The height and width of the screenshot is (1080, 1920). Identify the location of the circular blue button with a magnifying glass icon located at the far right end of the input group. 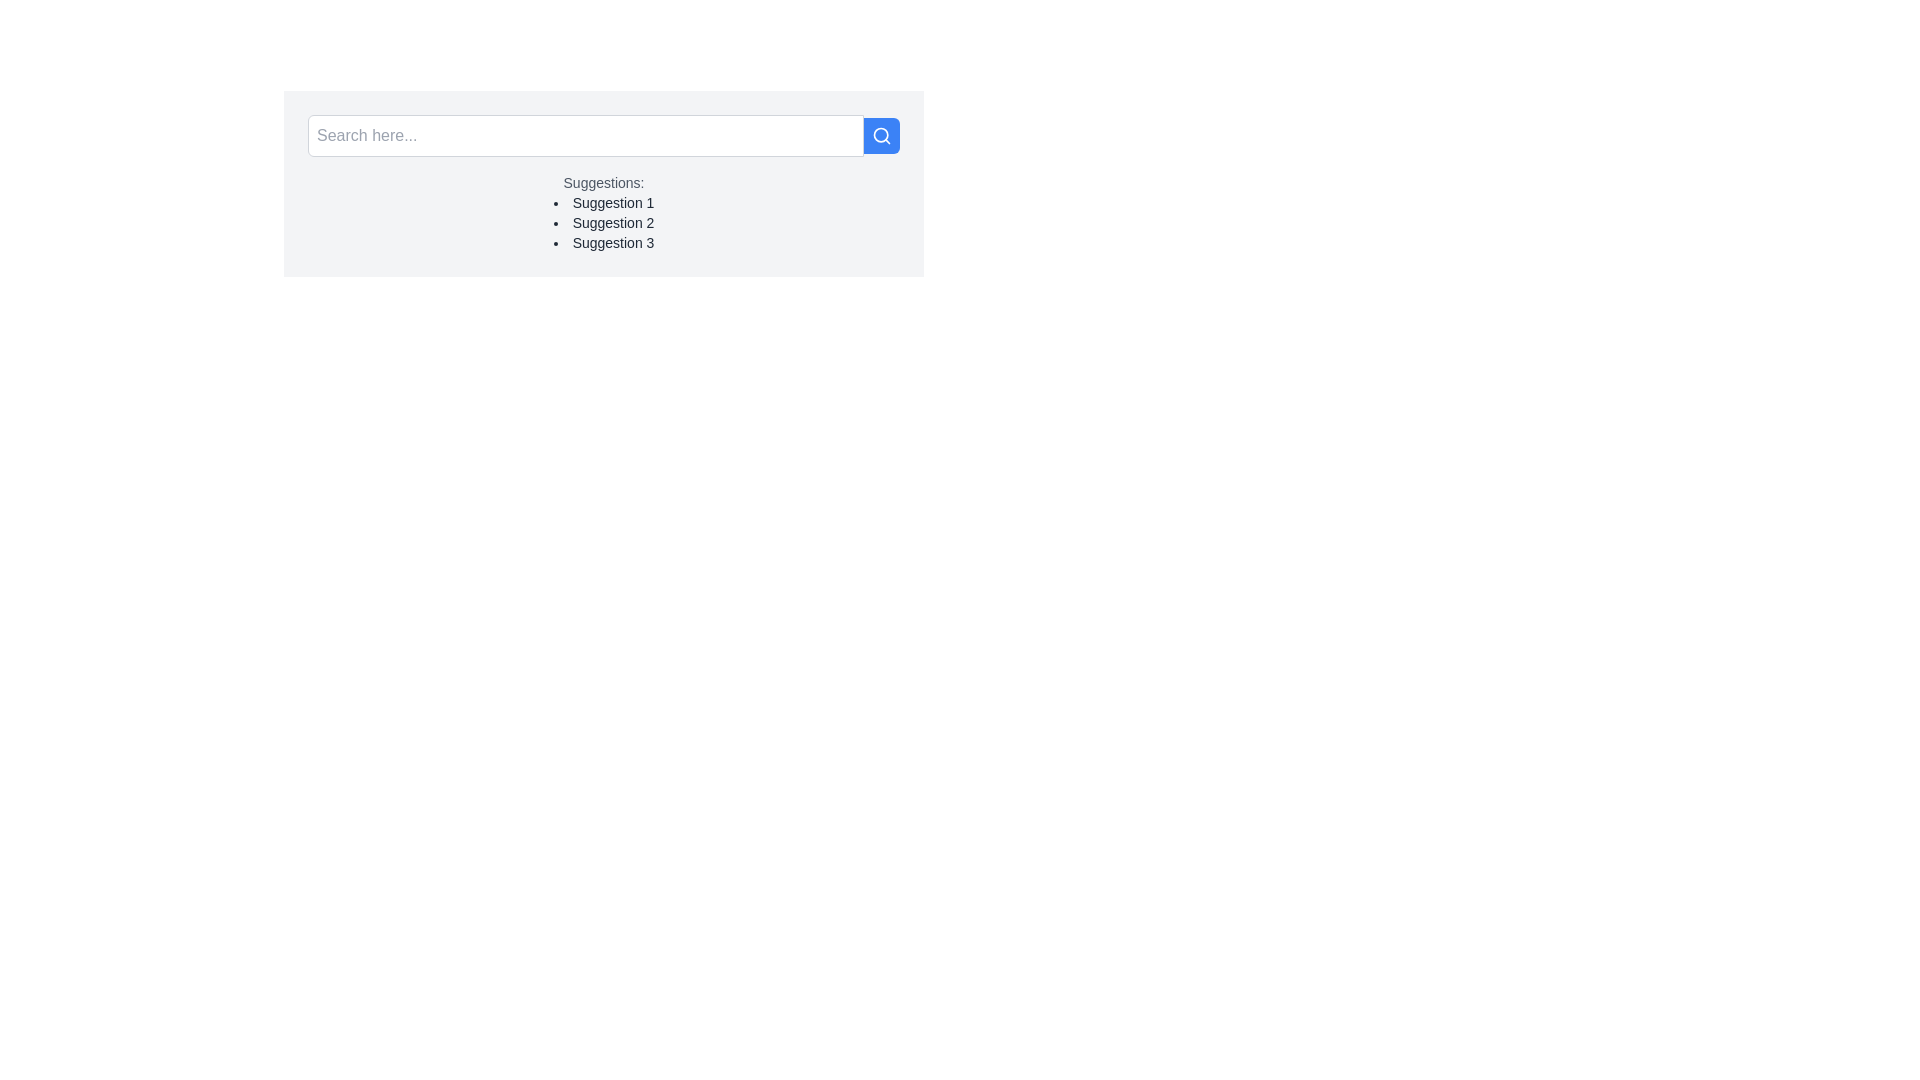
(881, 135).